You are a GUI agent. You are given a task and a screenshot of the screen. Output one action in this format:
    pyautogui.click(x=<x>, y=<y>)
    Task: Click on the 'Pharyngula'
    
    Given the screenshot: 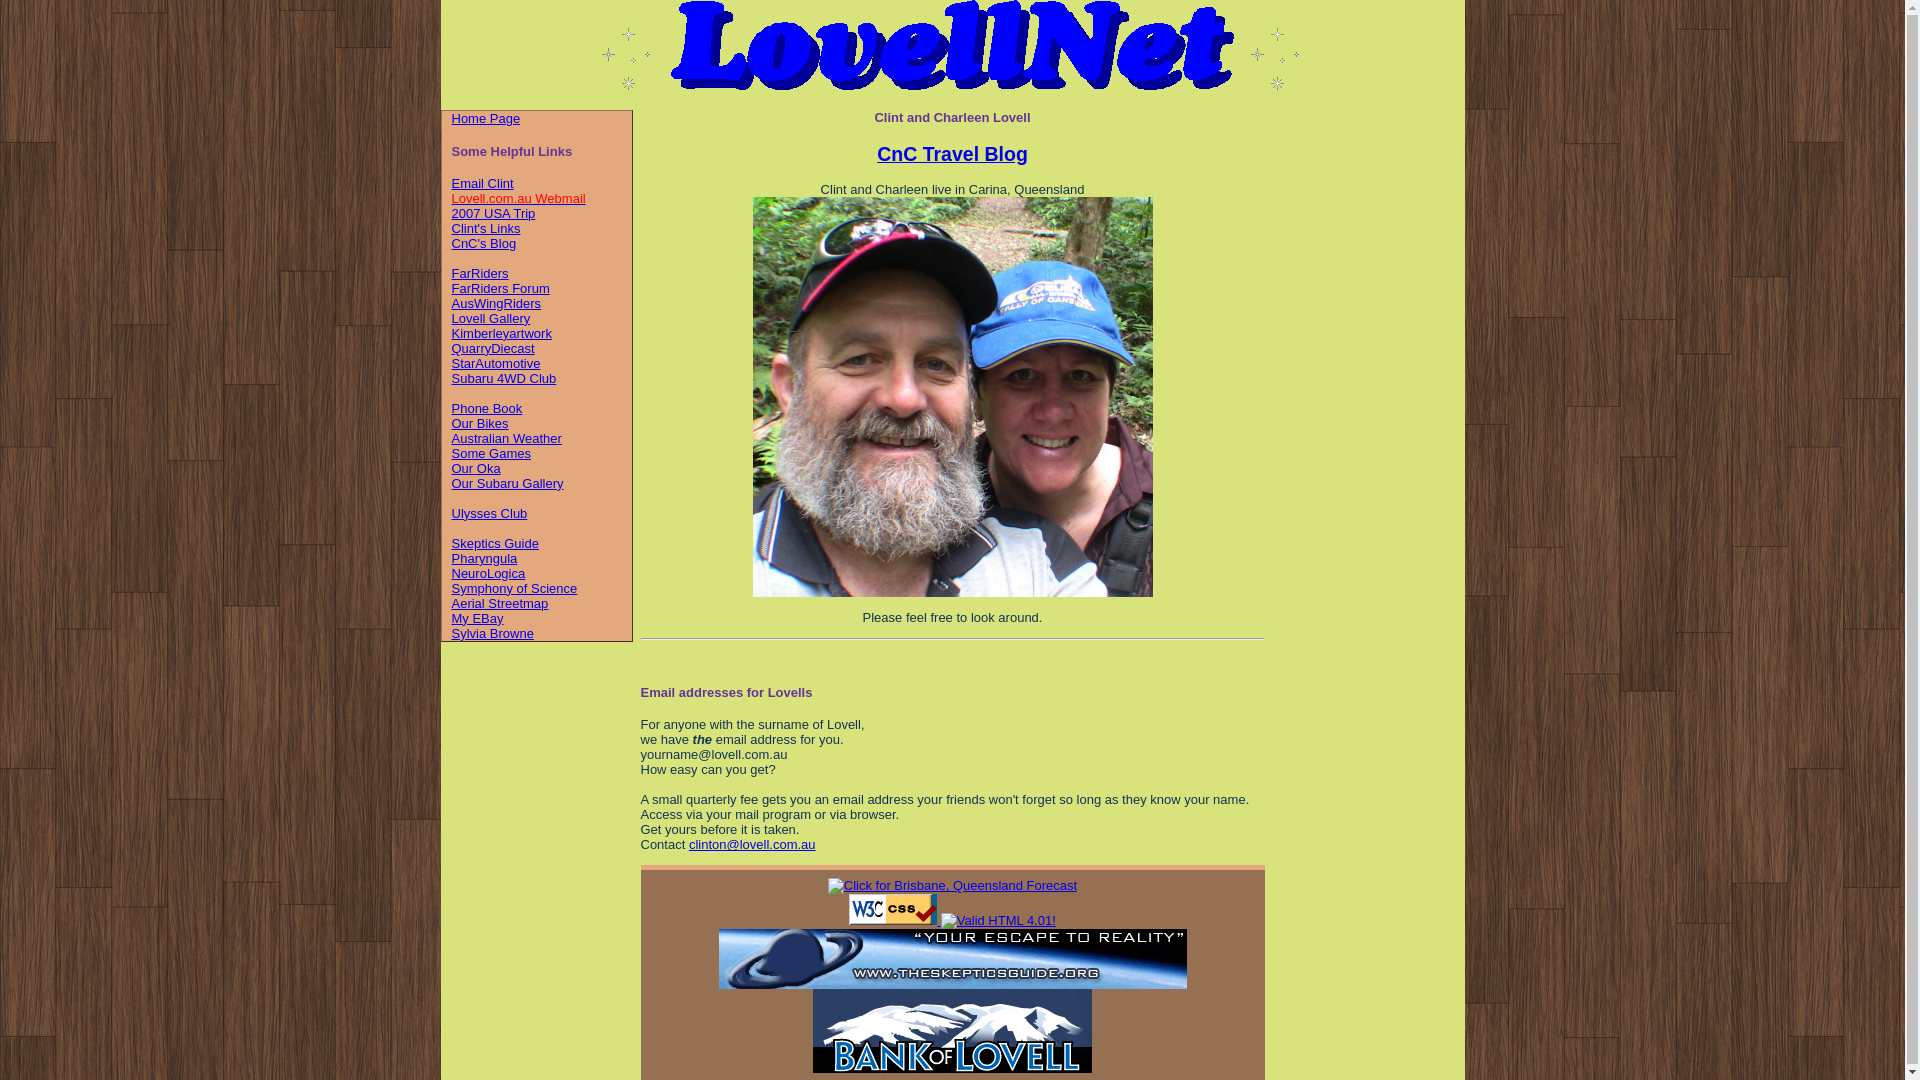 What is the action you would take?
    pyautogui.click(x=484, y=558)
    